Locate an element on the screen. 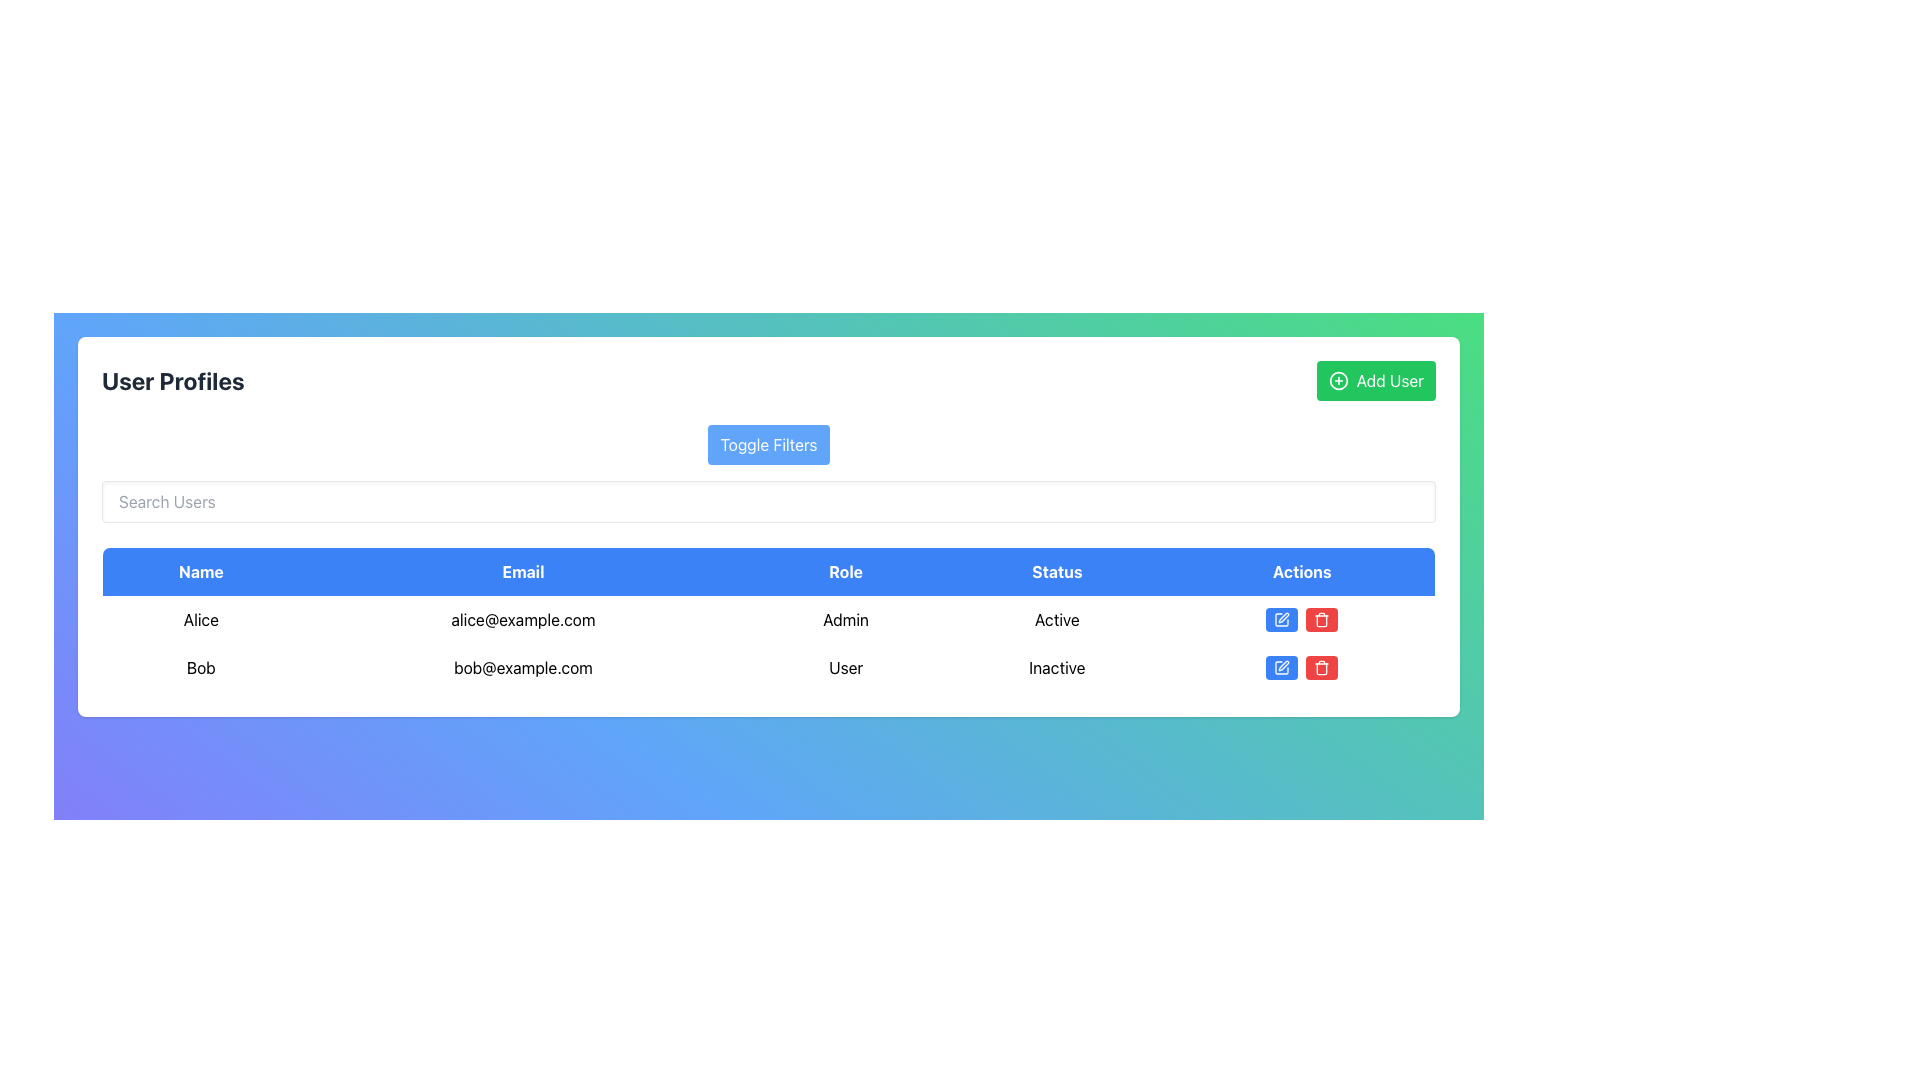 This screenshot has width=1920, height=1080. the 'User Profiles' text label, which serves as a title indicating the section context within the interface is located at coordinates (173, 381).